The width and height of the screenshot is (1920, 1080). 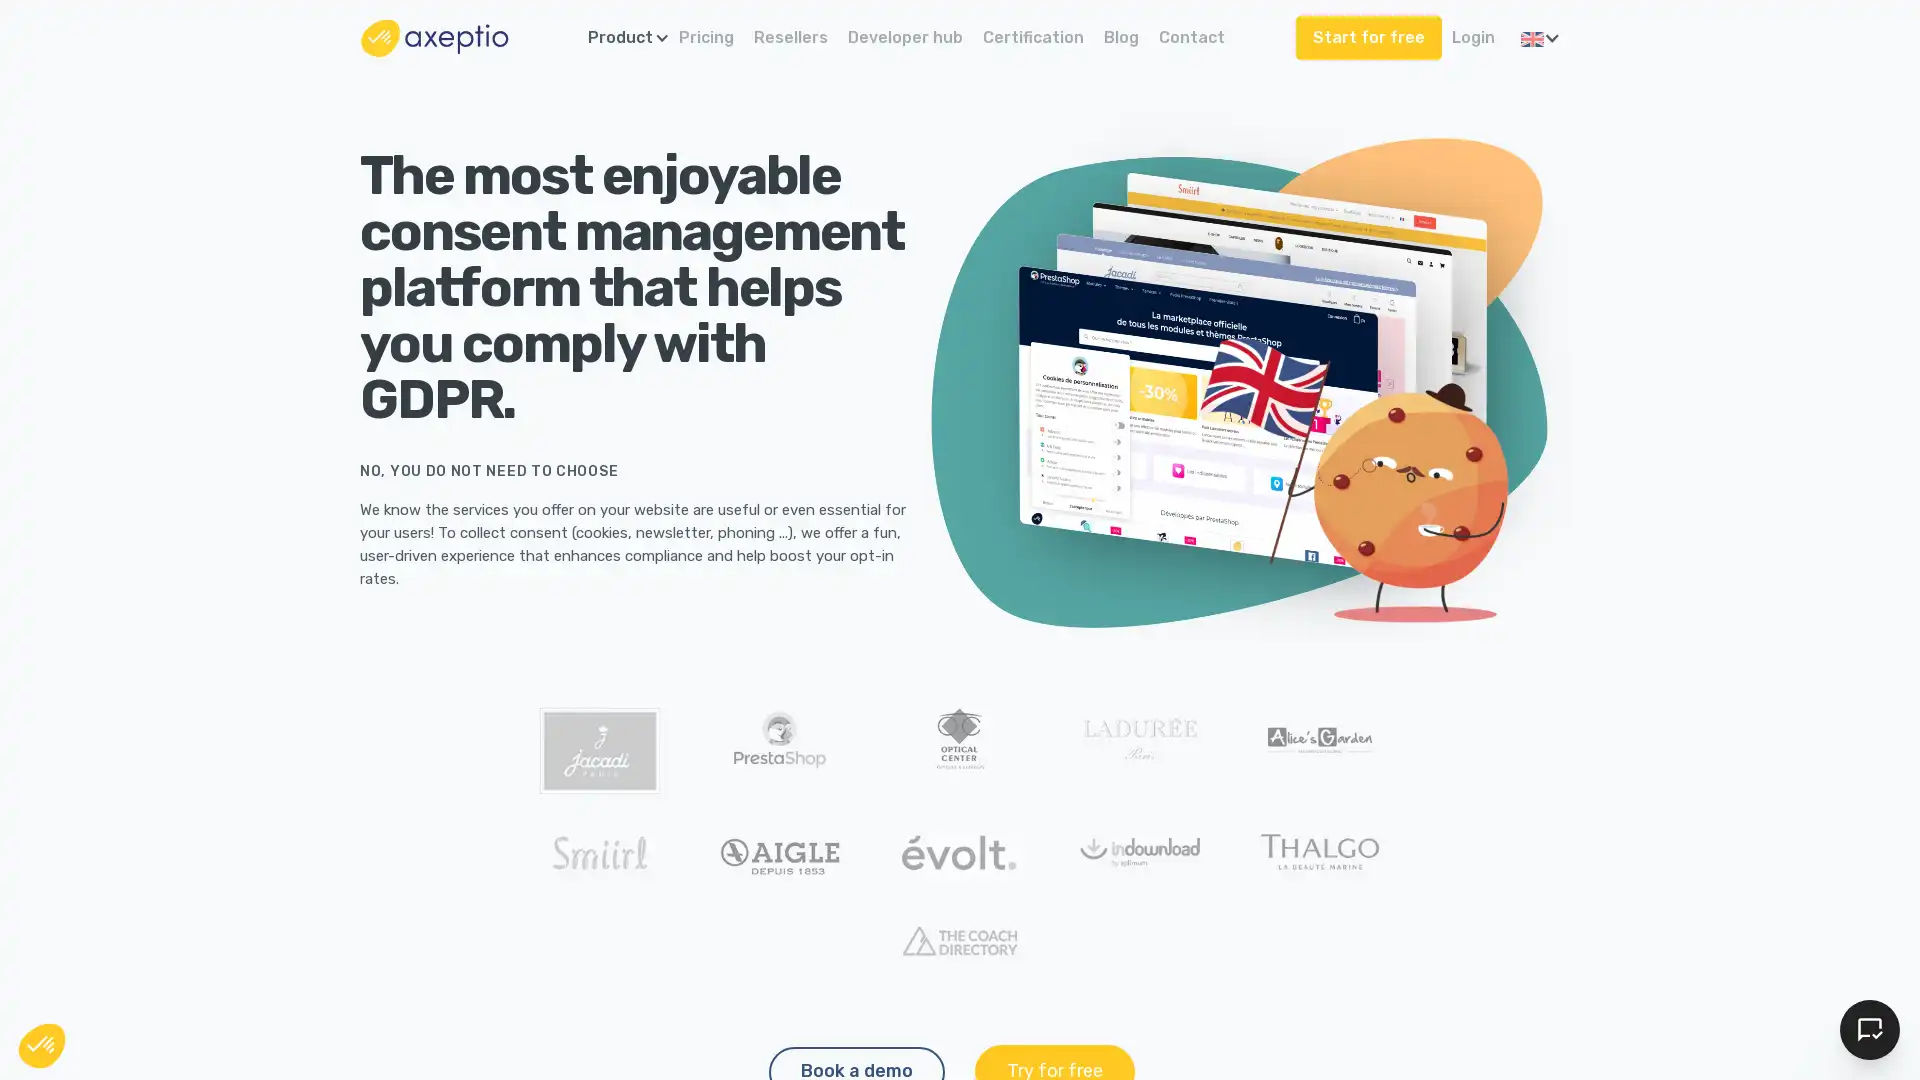 What do you see at coordinates (230, 969) in the screenshot?
I see `I want to choose` at bounding box center [230, 969].